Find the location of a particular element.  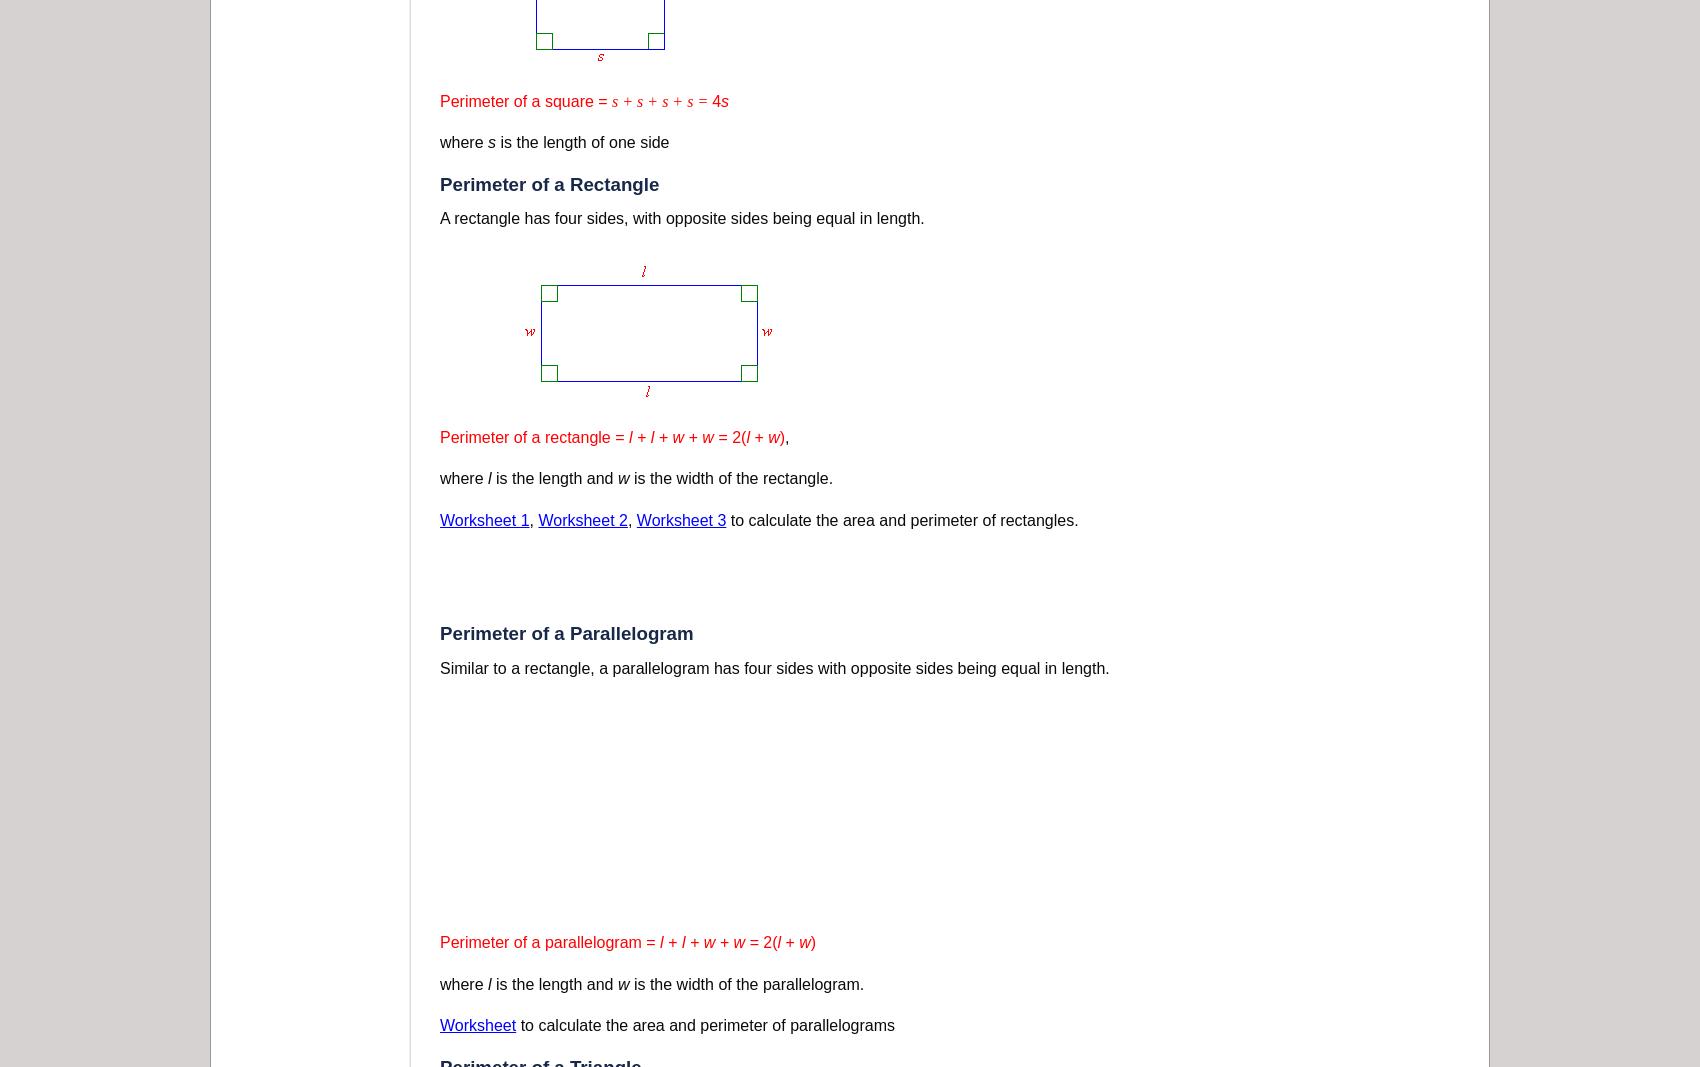

'4' is located at coordinates (711, 99).